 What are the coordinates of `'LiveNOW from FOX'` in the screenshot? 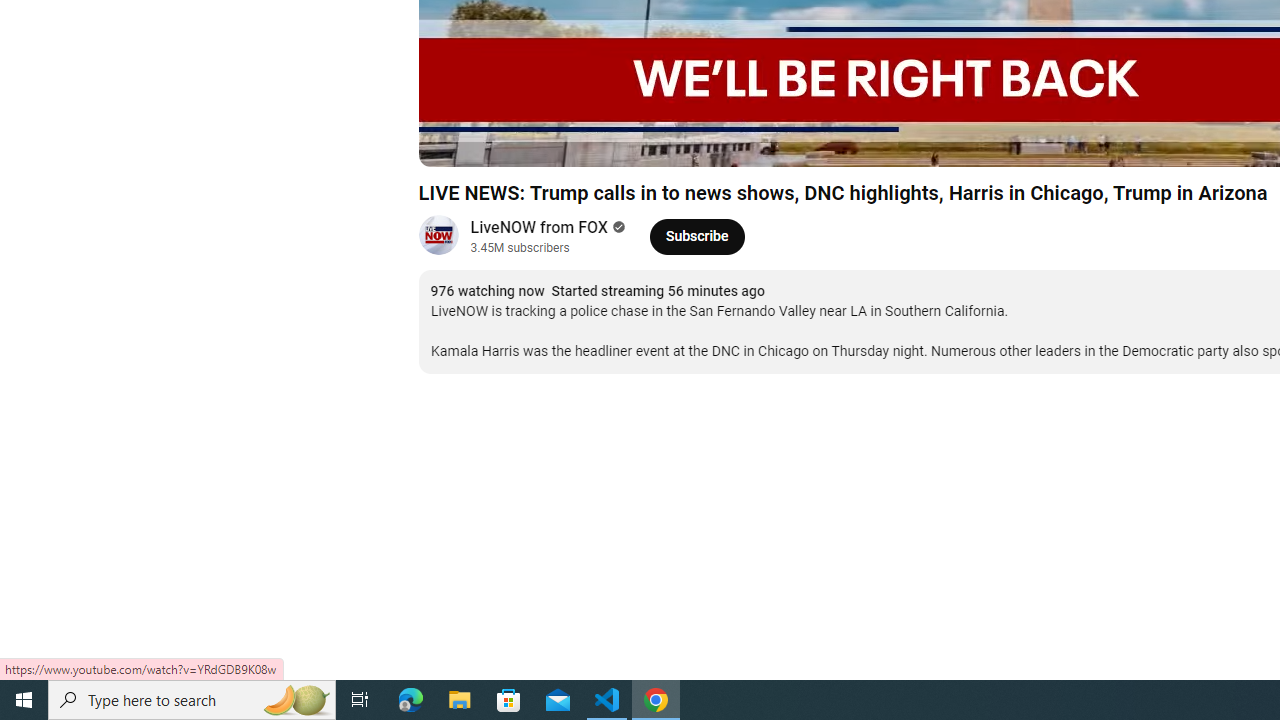 It's located at (540, 226).